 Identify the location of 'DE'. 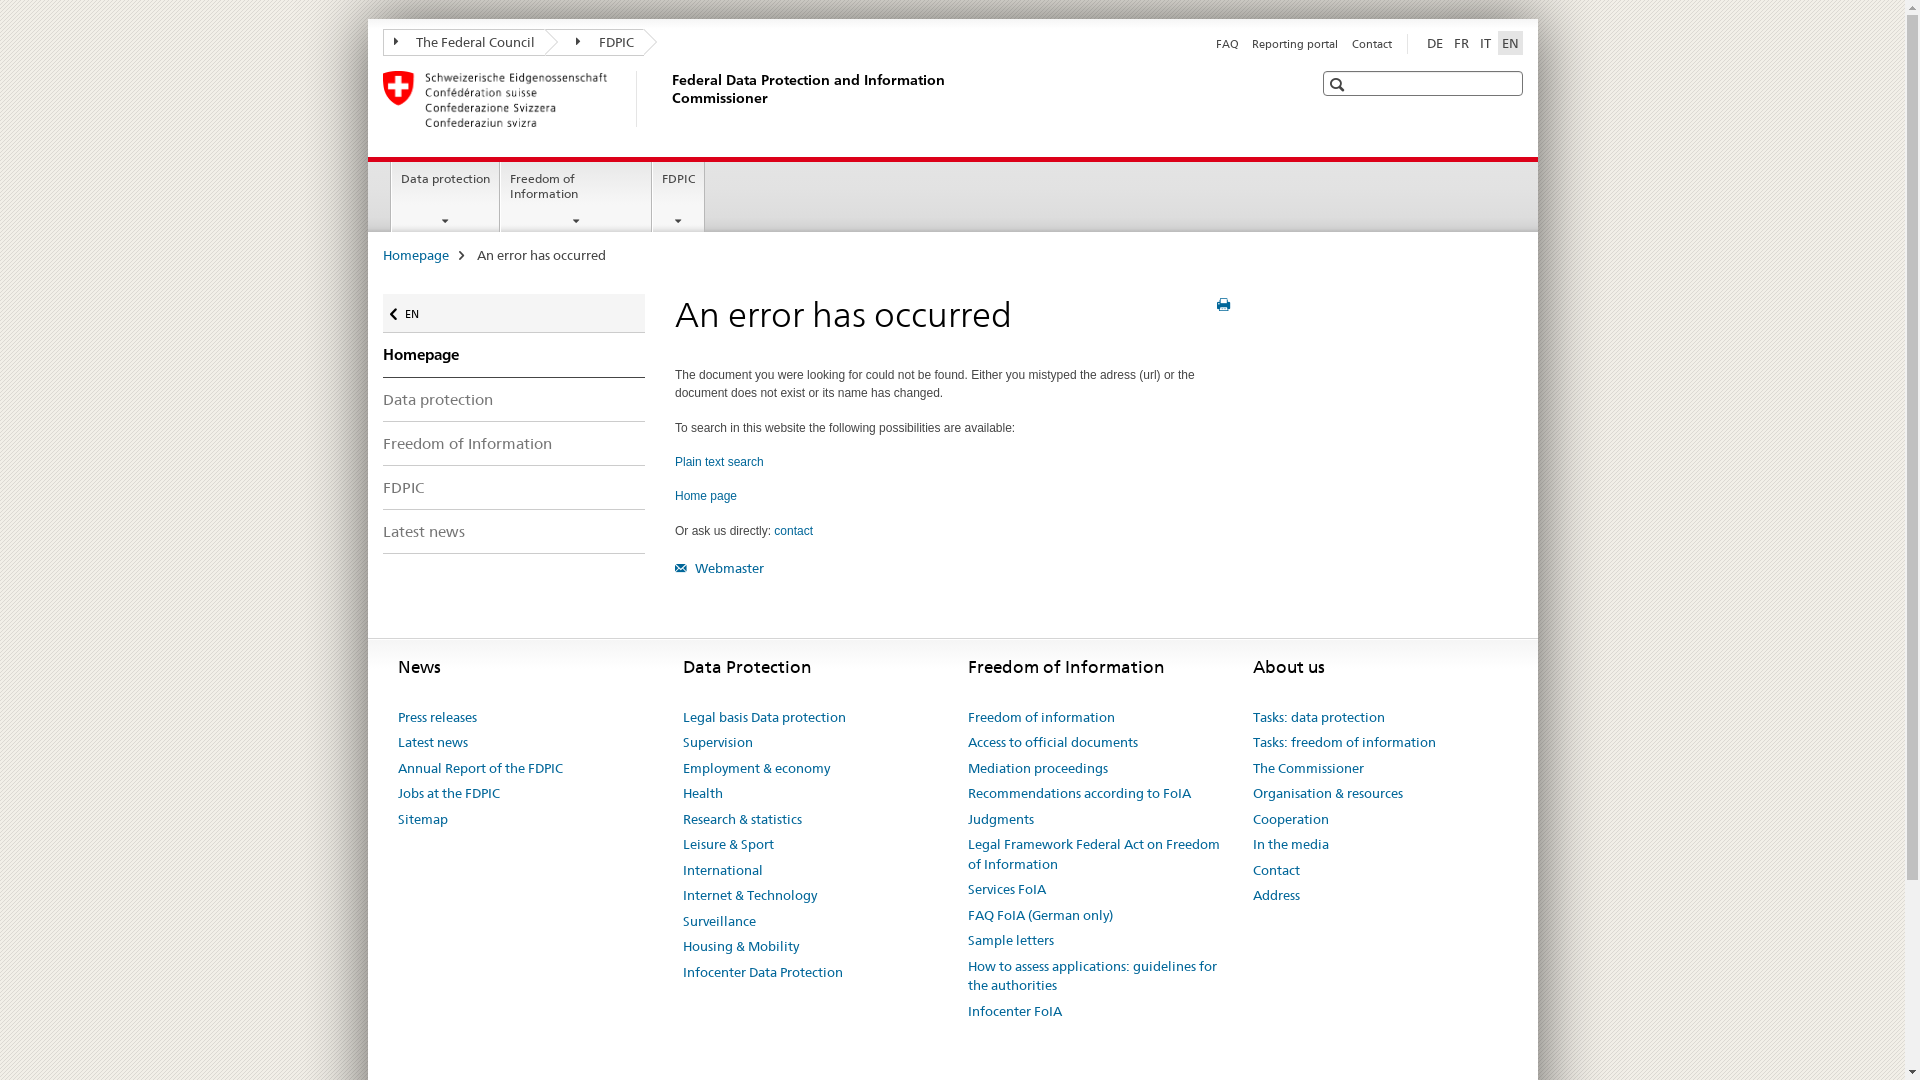
(1433, 42).